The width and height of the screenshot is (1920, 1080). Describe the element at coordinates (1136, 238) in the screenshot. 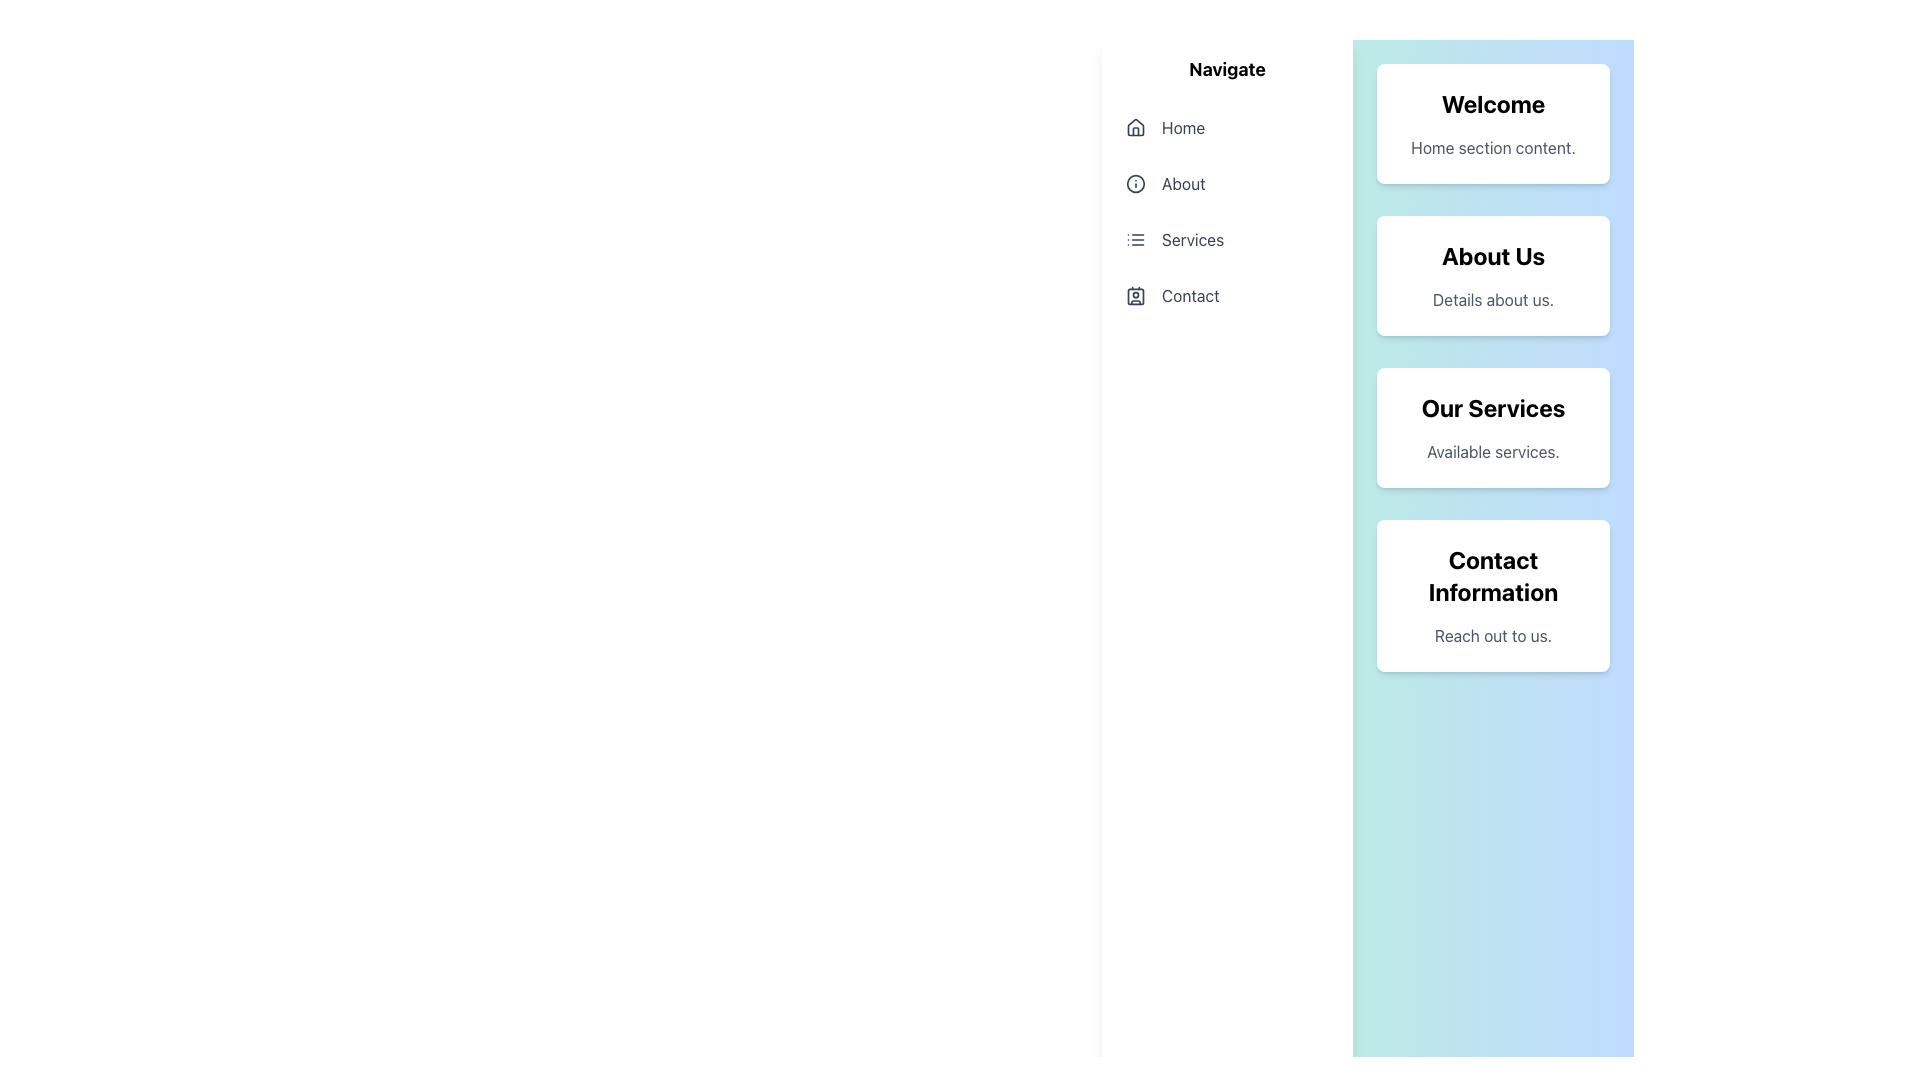

I see `the list icon next to the 'Services' label in the vertical navigation menu` at that location.